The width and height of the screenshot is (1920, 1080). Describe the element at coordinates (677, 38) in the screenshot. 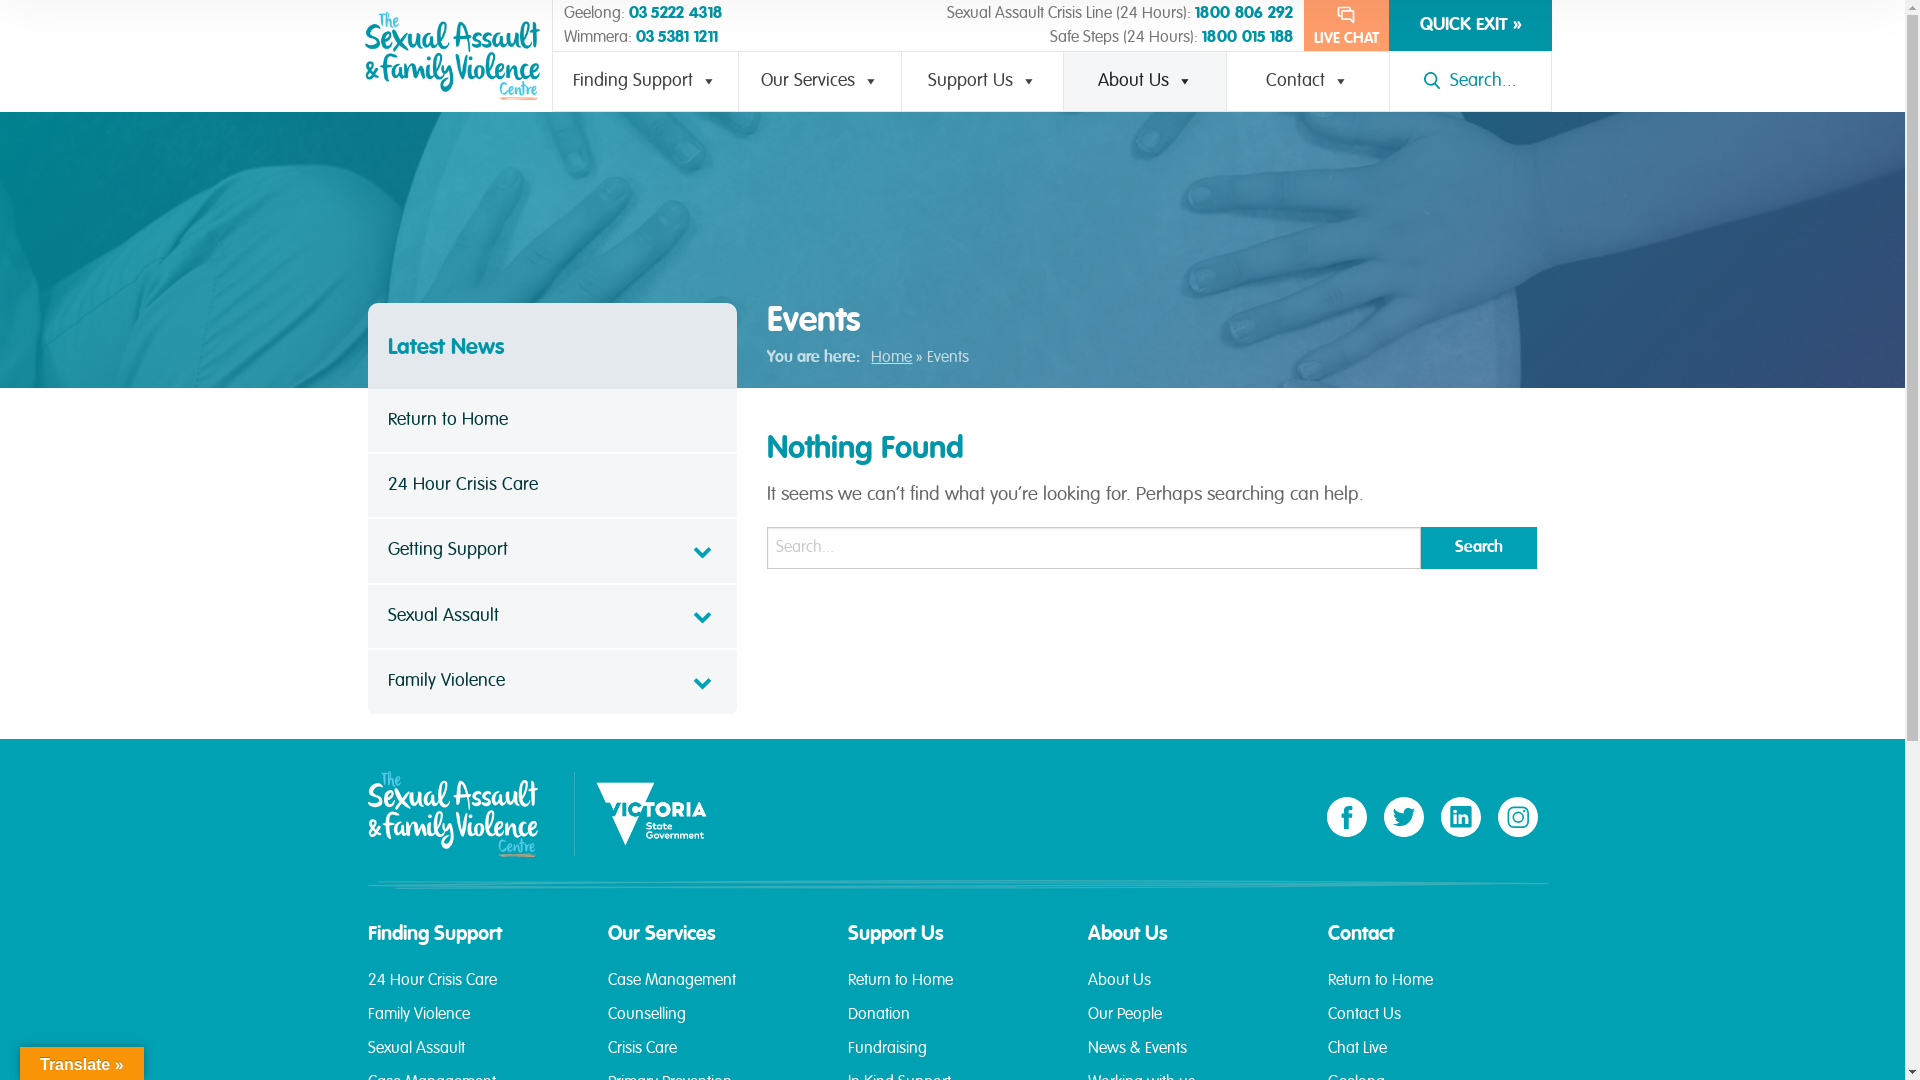

I see `'03 5381 1211'` at that location.